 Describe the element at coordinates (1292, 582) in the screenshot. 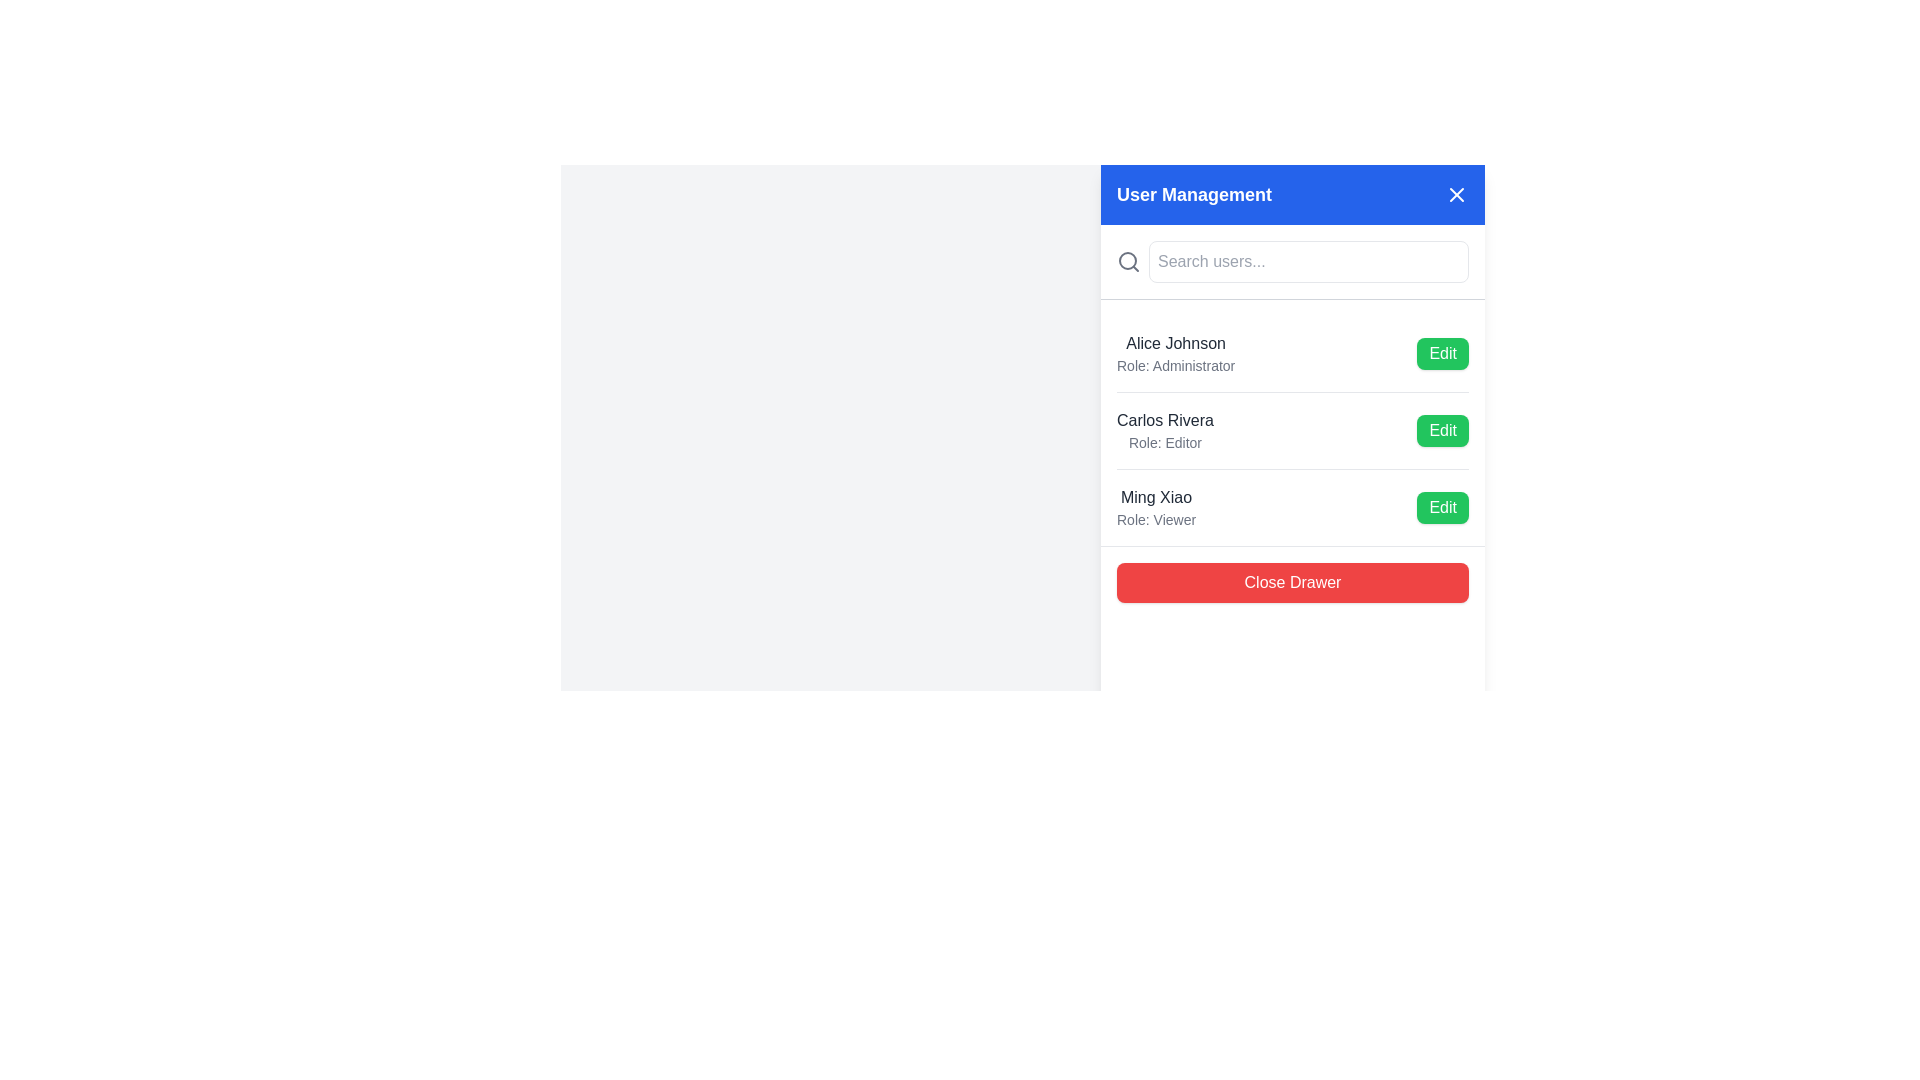

I see `the rectangular button with a red background and white text stating 'Close Drawer' located at the bottom right of the drawer` at that location.